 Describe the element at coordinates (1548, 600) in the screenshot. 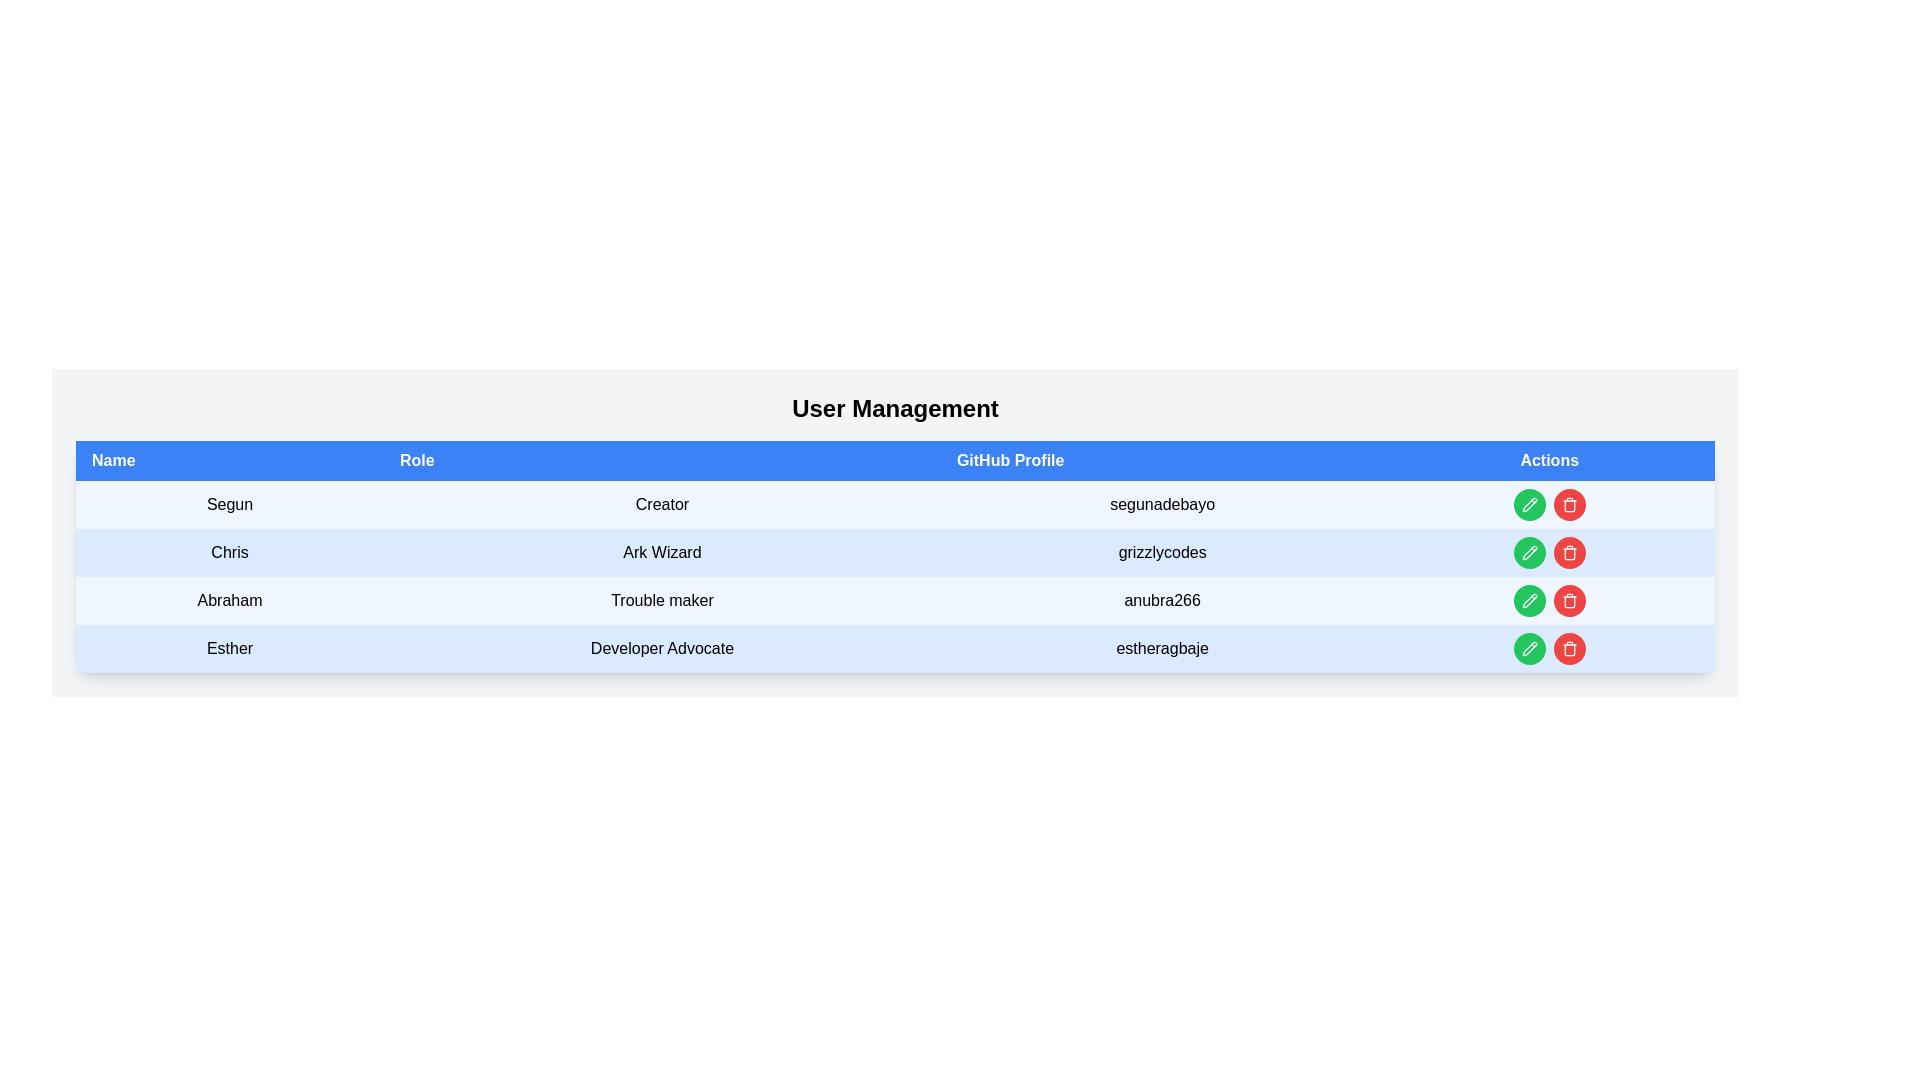

I see `the green button with a pencil icon in the Actions column for user 'Abraham'` at that location.